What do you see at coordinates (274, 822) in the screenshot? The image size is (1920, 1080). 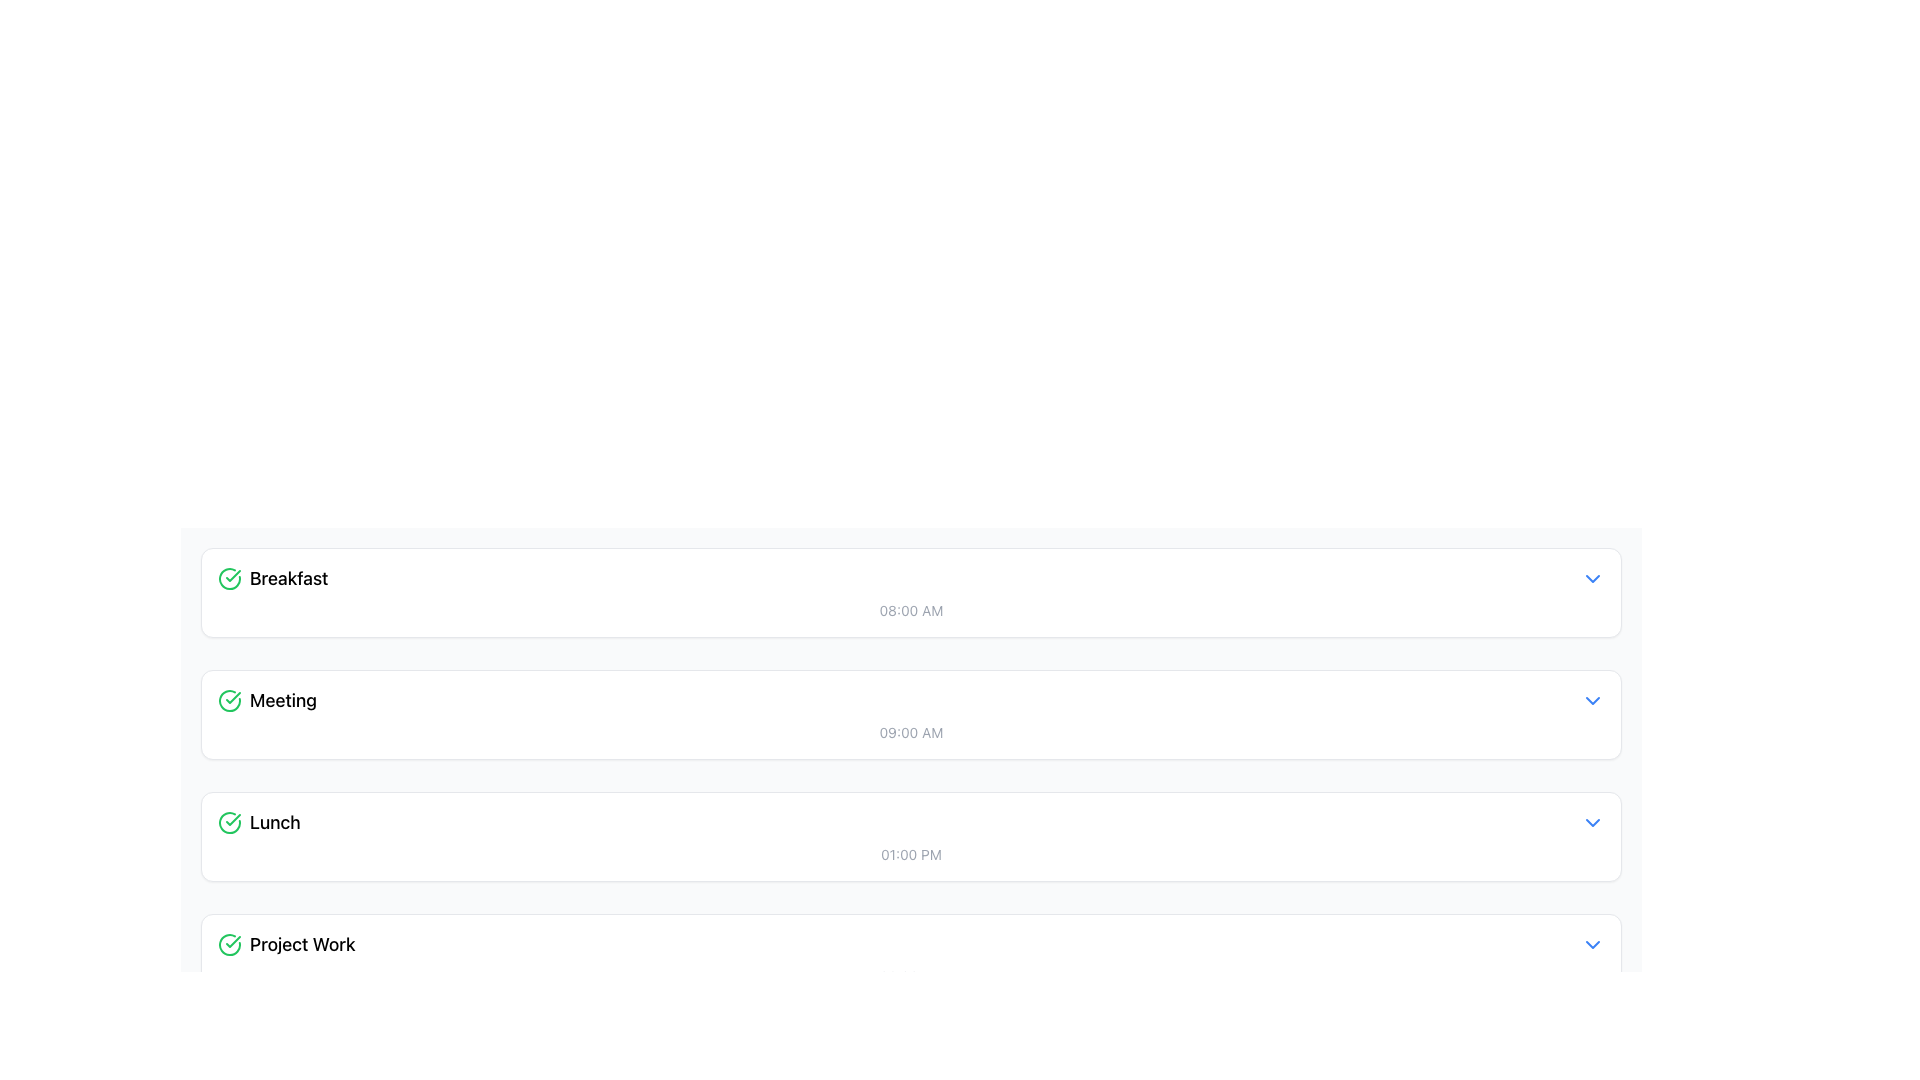 I see `the text label that indicates a scheduled activity or task, located in the third position of a vertical list with a green checkmark icon on its left` at bounding box center [274, 822].